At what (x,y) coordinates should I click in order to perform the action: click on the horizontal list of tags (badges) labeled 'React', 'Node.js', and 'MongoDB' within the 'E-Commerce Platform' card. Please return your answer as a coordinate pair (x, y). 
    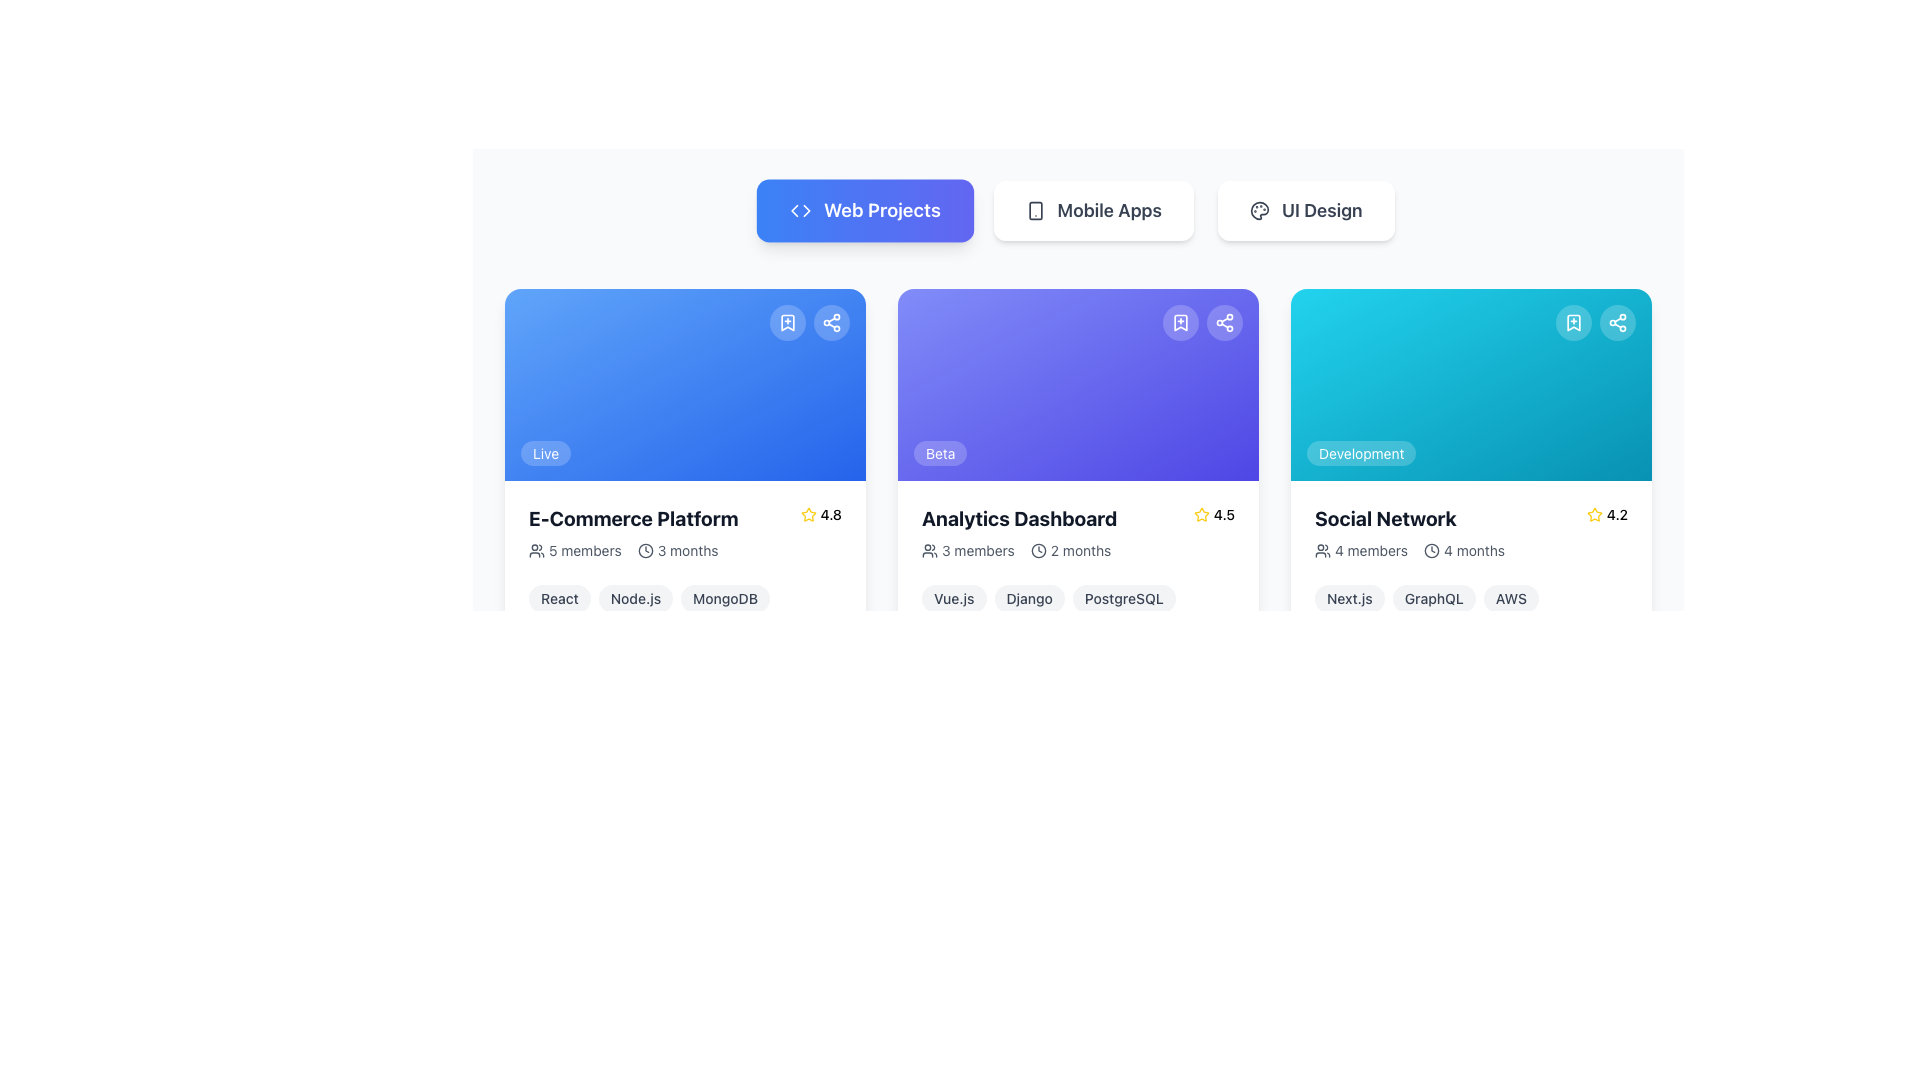
    Looking at the image, I should click on (685, 597).